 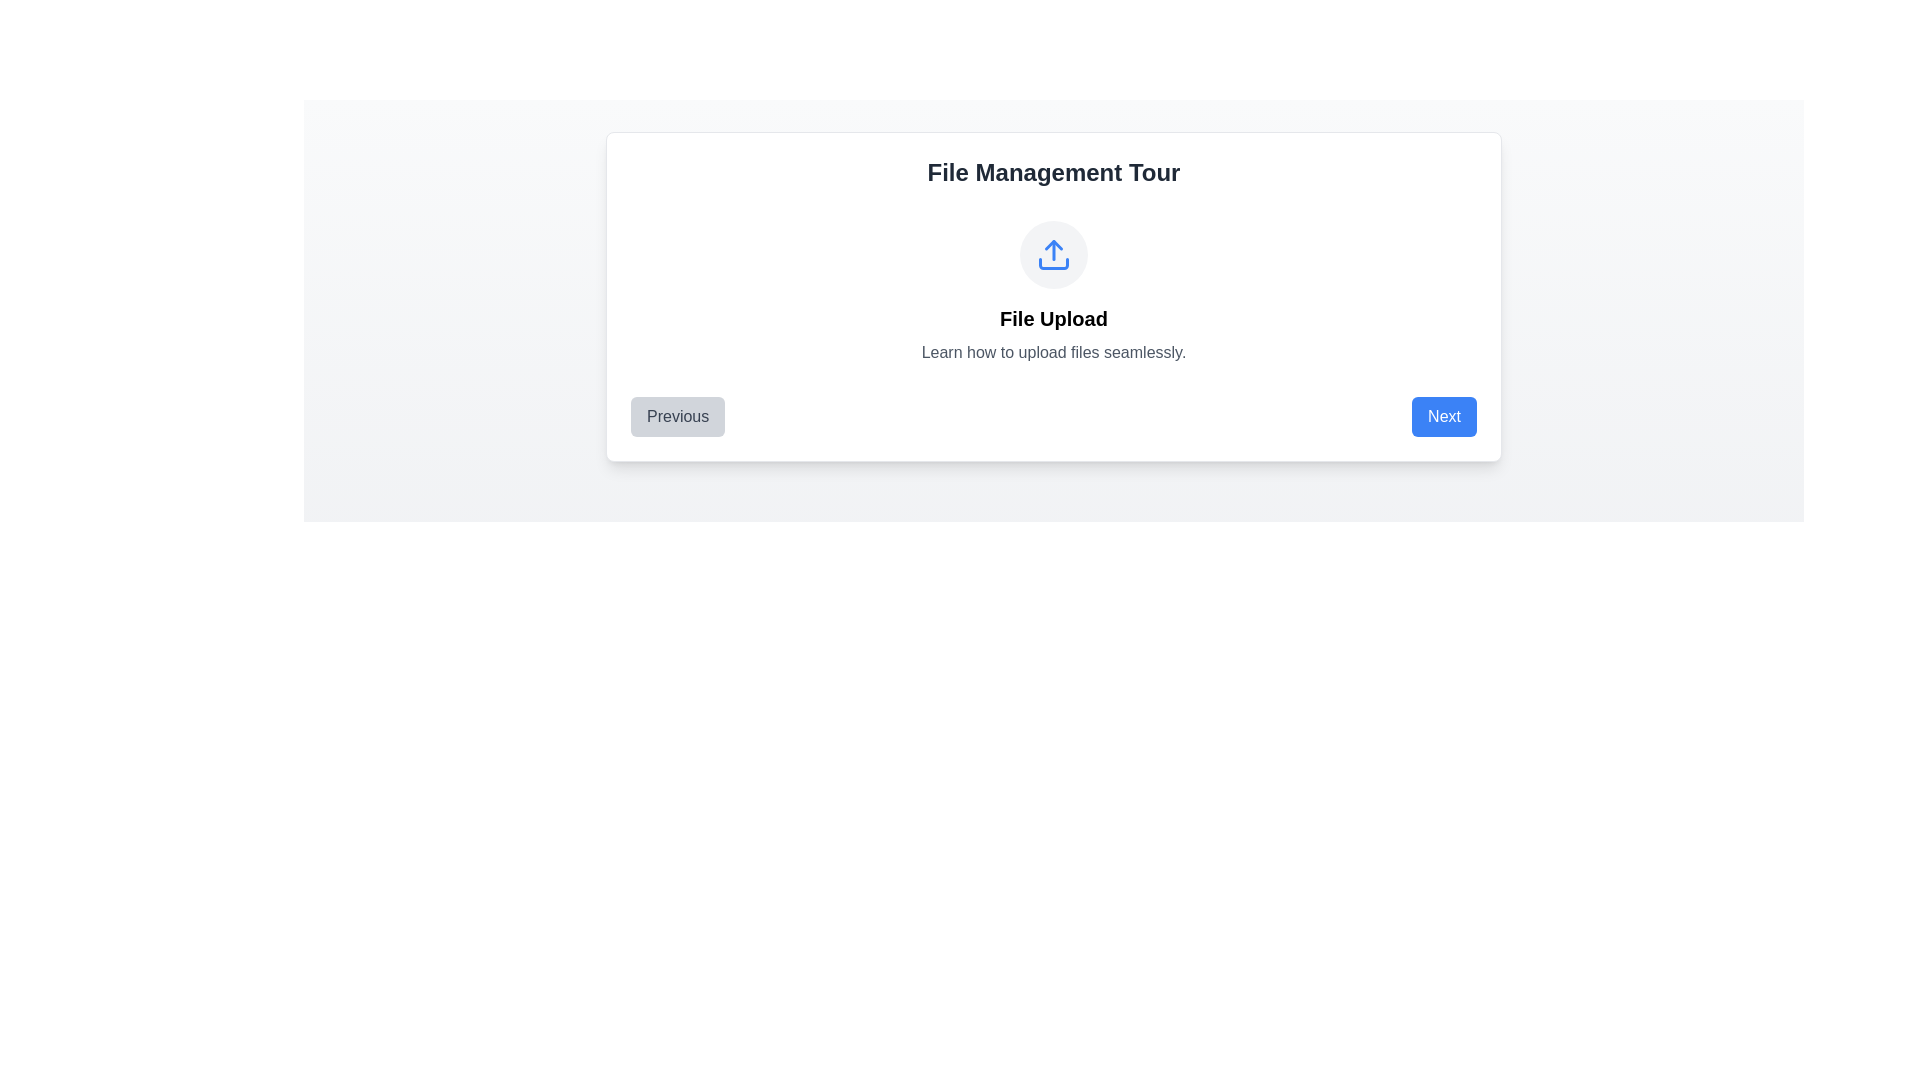 What do you see at coordinates (1444, 415) in the screenshot?
I see `the 'Next' button located at the bottom-right side of the rectangular card component to proceed to the next step in the process` at bounding box center [1444, 415].